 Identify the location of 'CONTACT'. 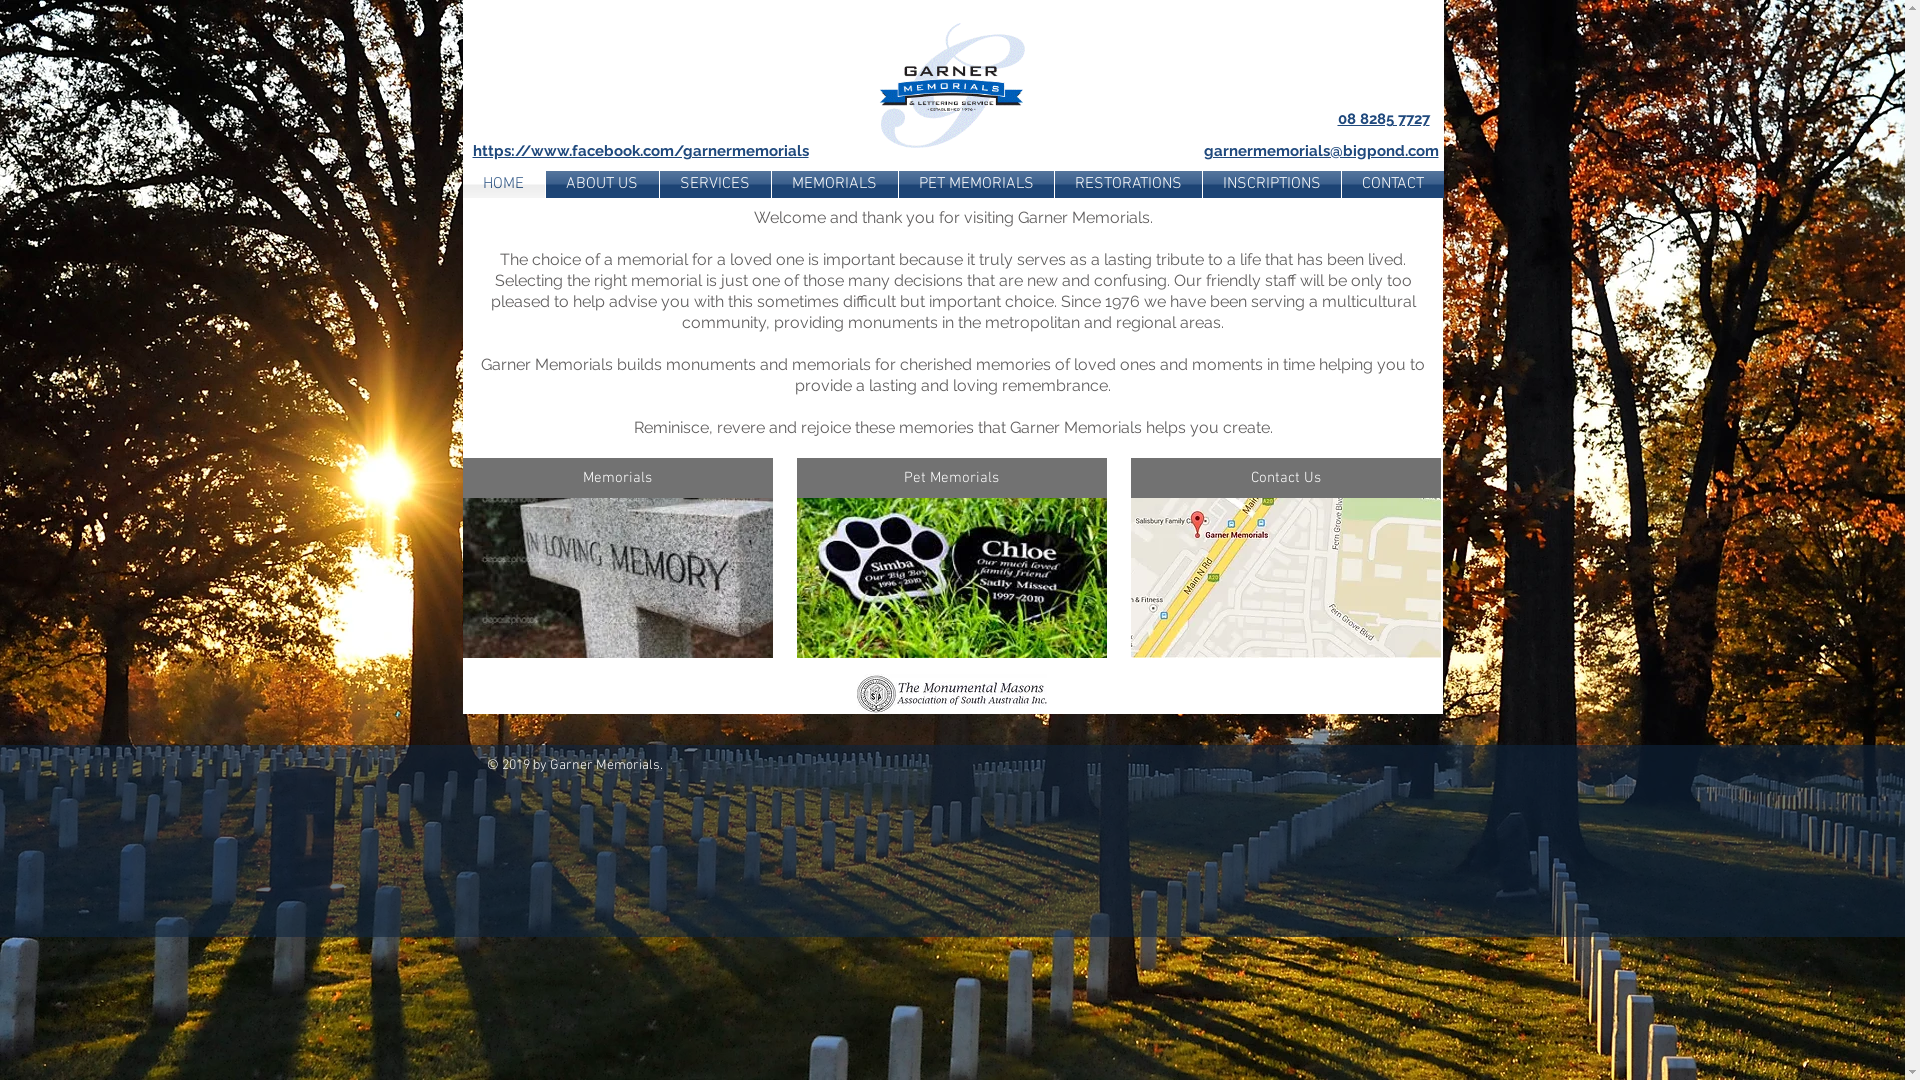
(1342, 184).